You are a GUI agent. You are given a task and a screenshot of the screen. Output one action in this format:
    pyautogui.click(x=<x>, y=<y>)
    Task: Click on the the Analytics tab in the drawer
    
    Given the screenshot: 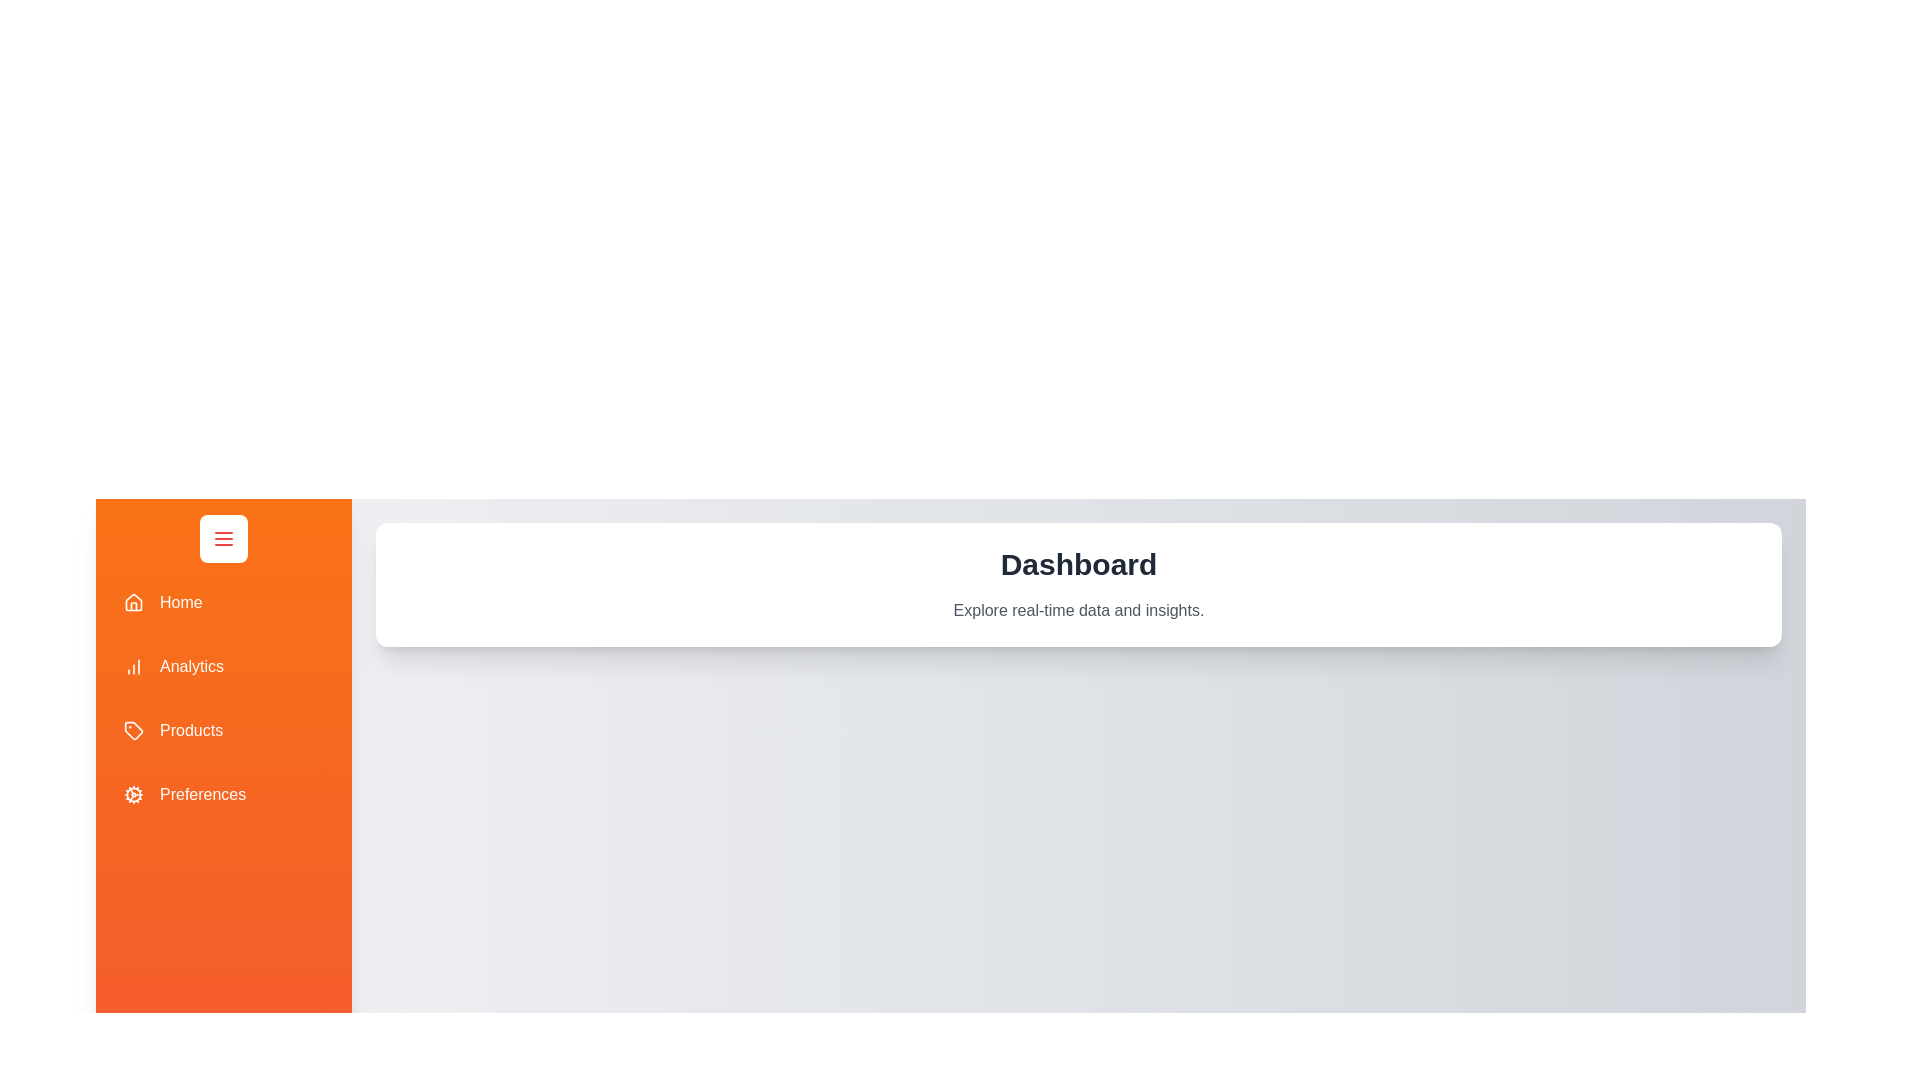 What is the action you would take?
    pyautogui.click(x=224, y=667)
    